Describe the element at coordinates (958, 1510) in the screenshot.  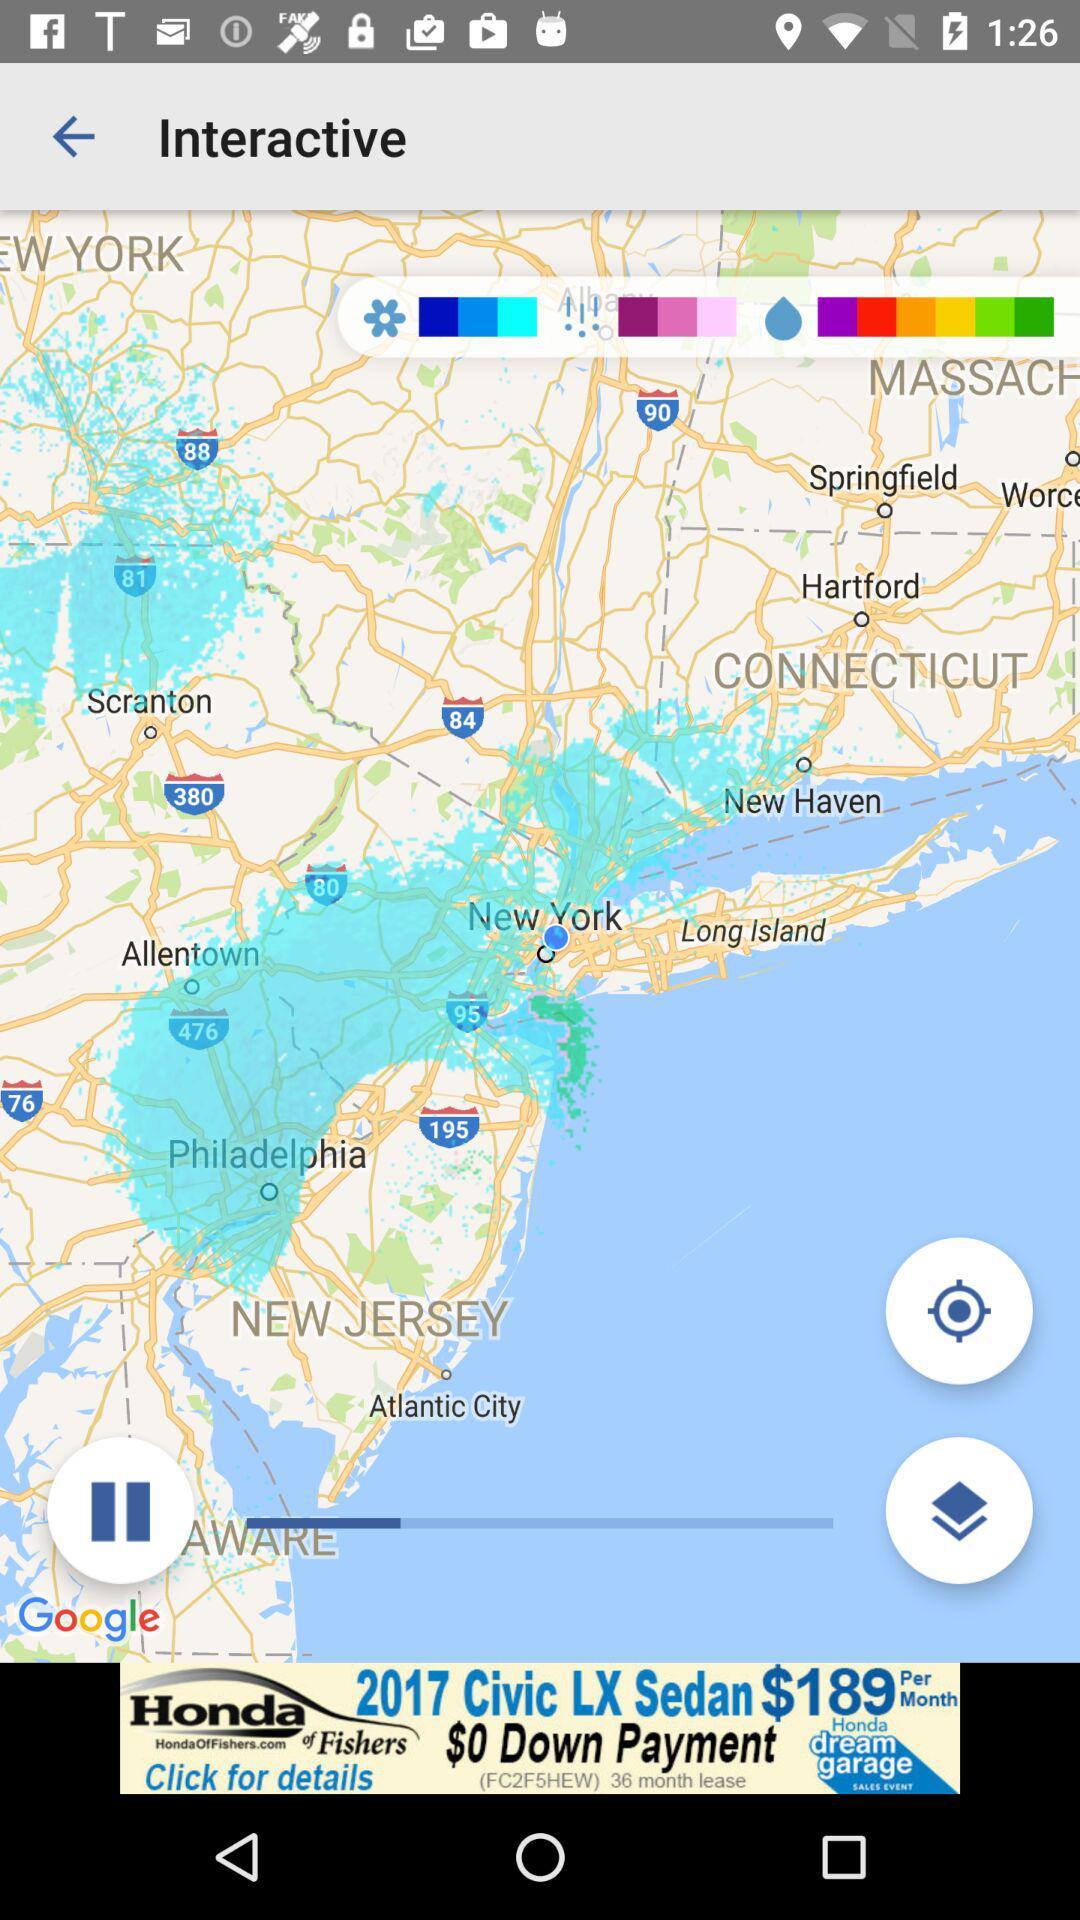
I see `show map layers` at that location.